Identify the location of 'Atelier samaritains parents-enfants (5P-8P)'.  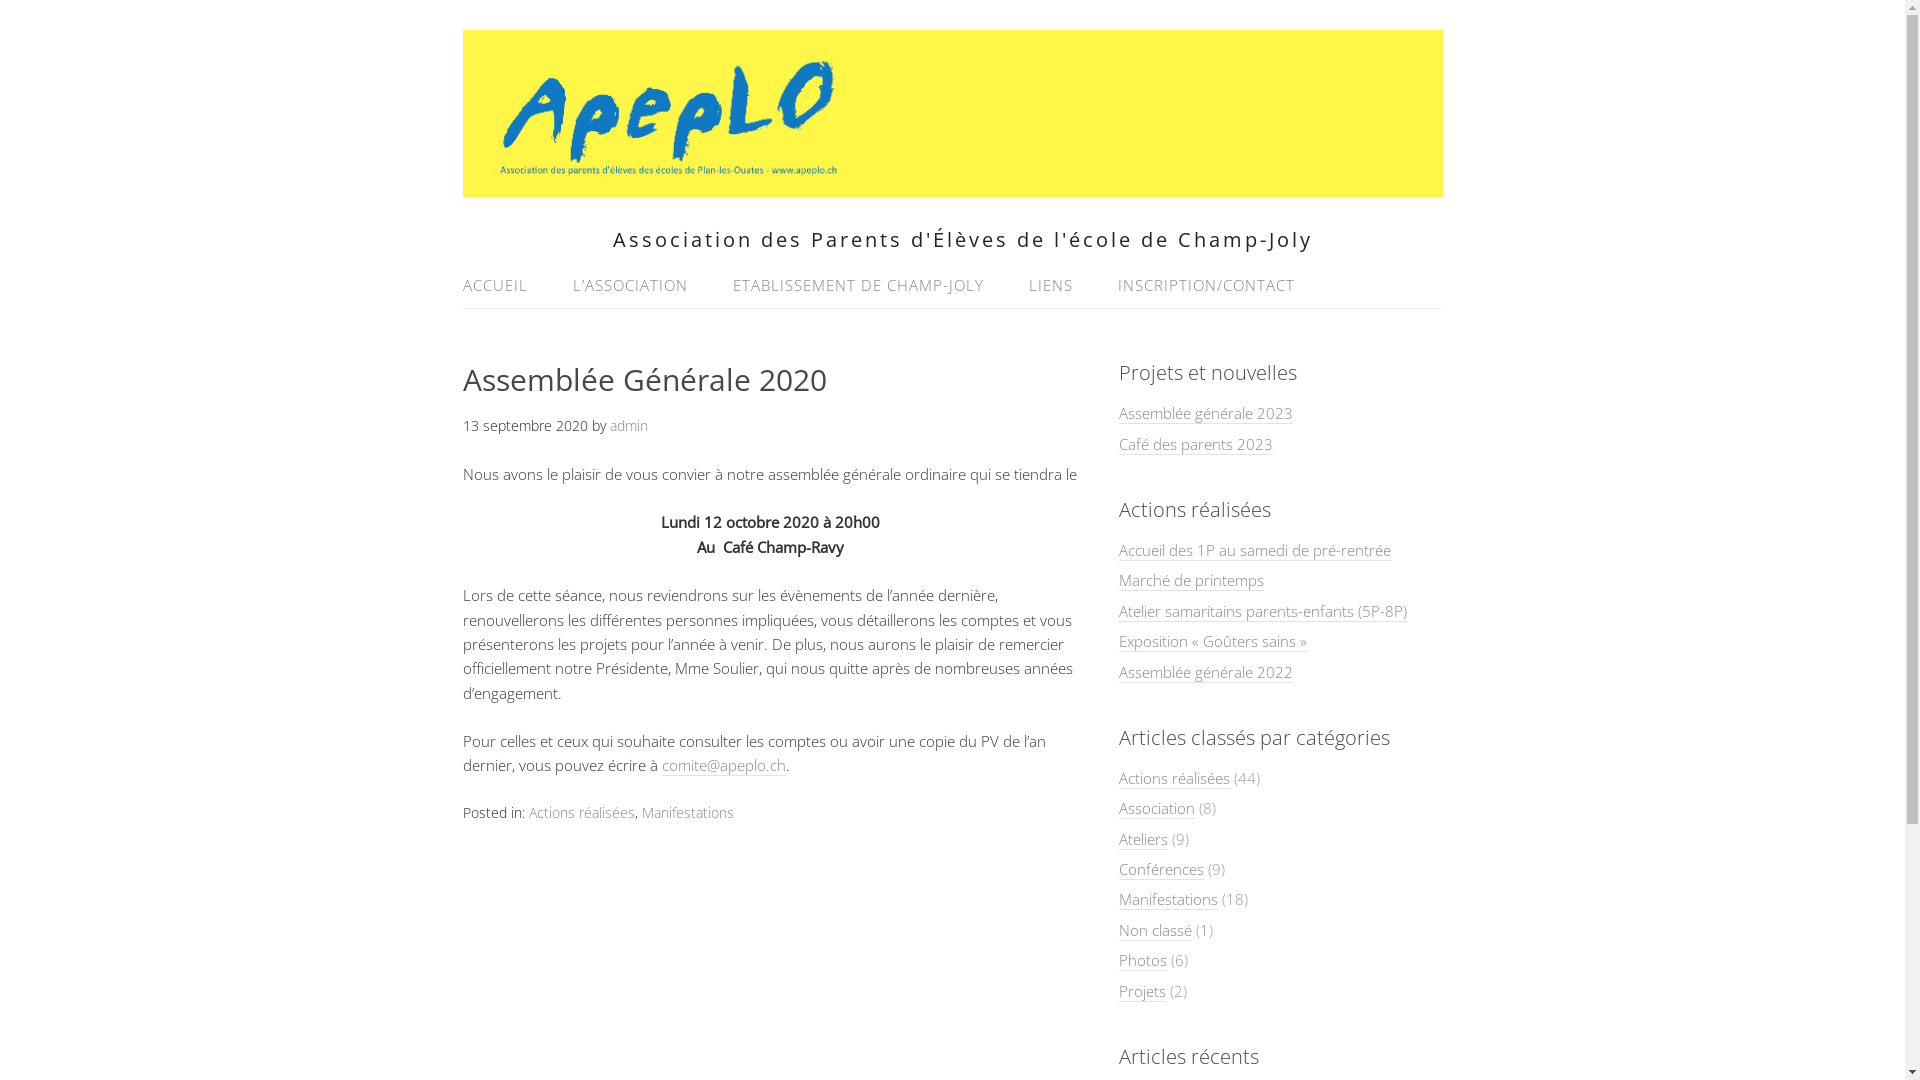
(1261, 610).